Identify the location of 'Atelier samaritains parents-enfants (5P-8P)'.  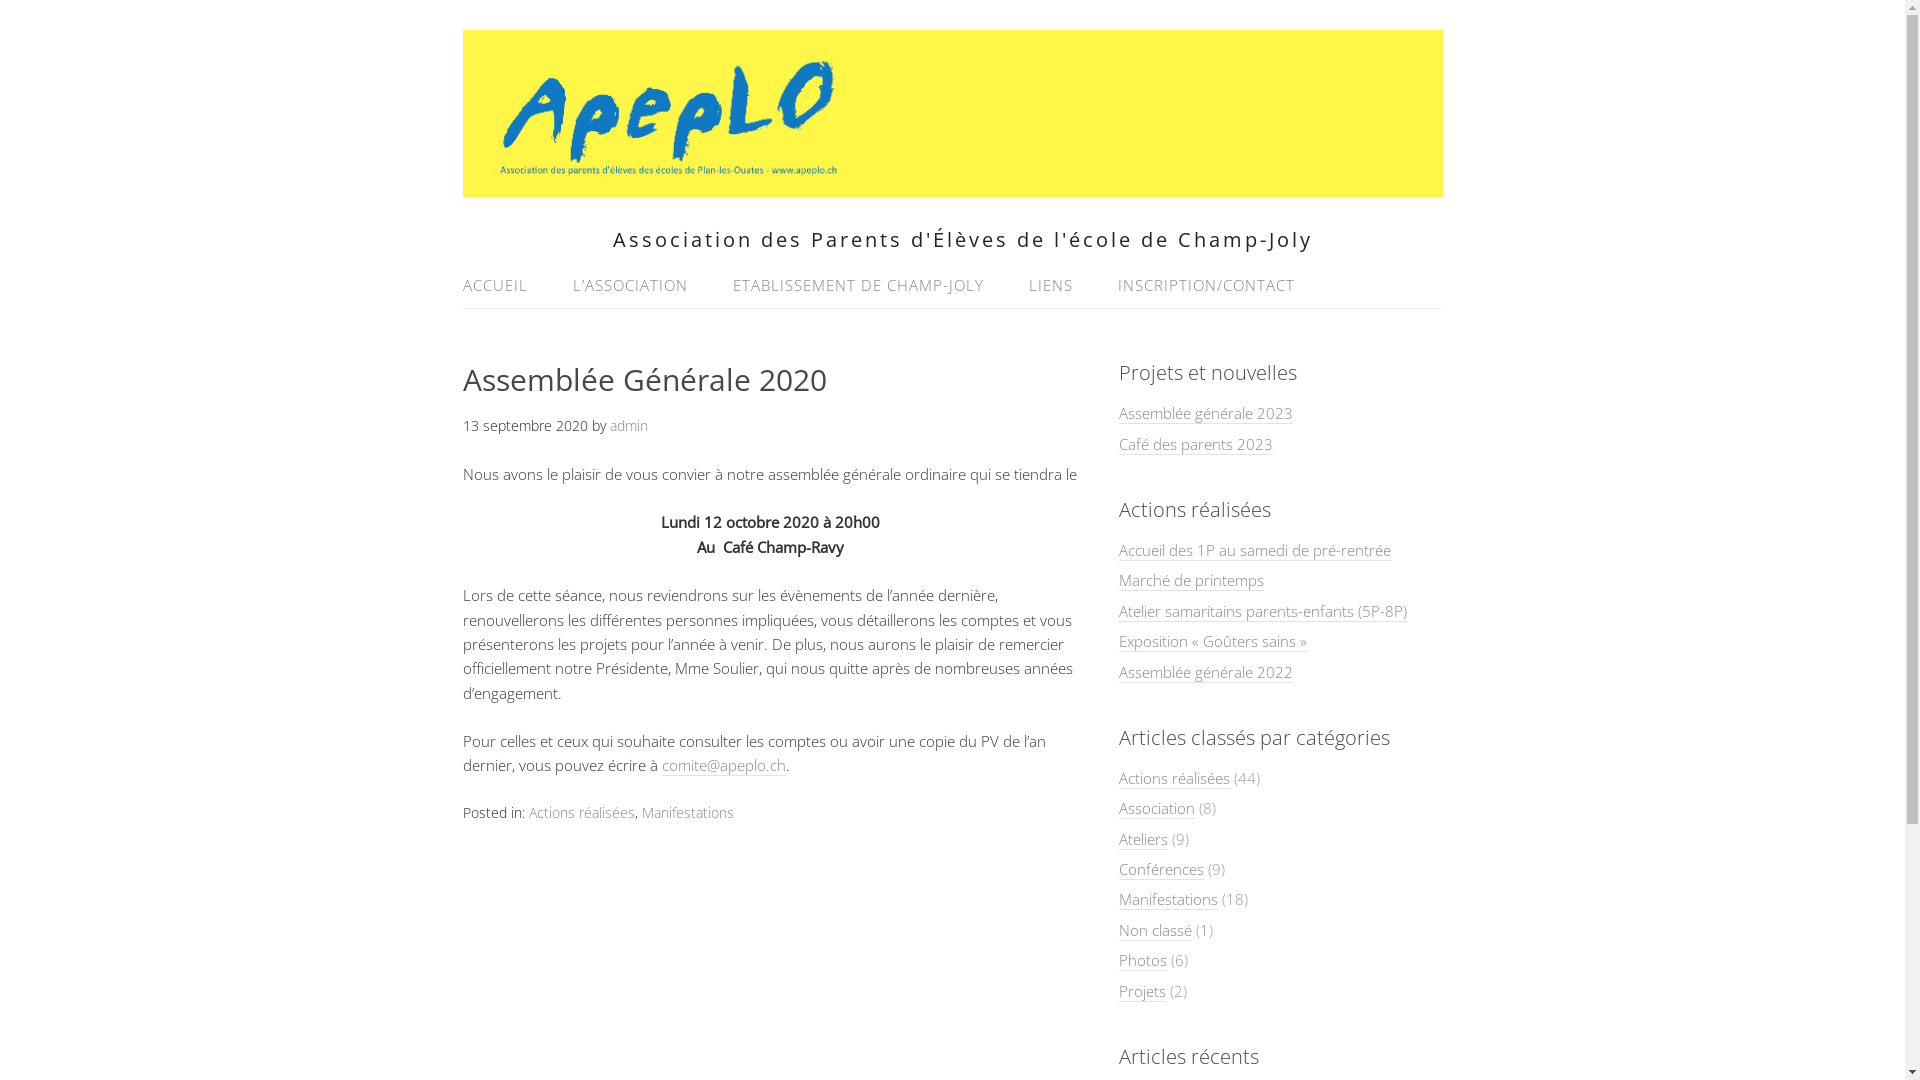
(1261, 610).